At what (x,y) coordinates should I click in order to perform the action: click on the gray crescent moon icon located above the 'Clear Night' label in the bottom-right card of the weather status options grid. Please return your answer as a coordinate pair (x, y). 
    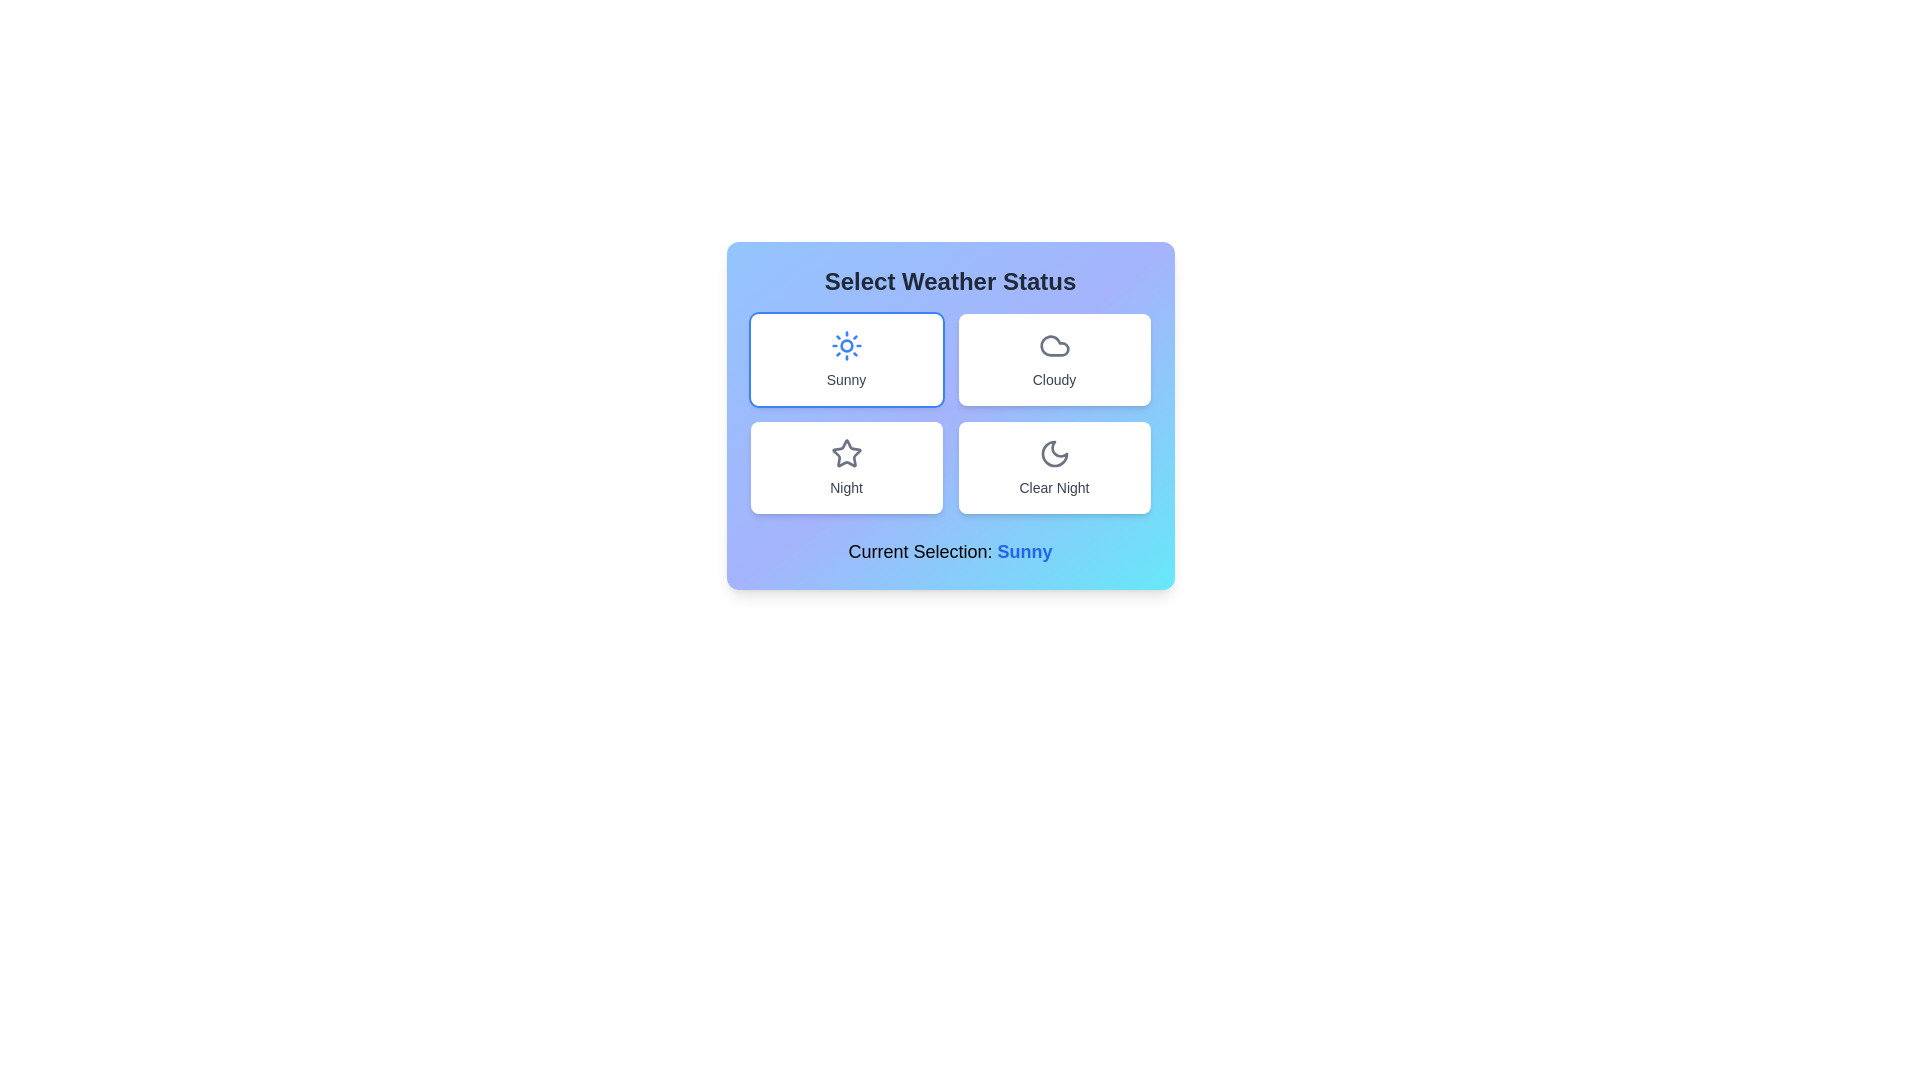
    Looking at the image, I should click on (1053, 454).